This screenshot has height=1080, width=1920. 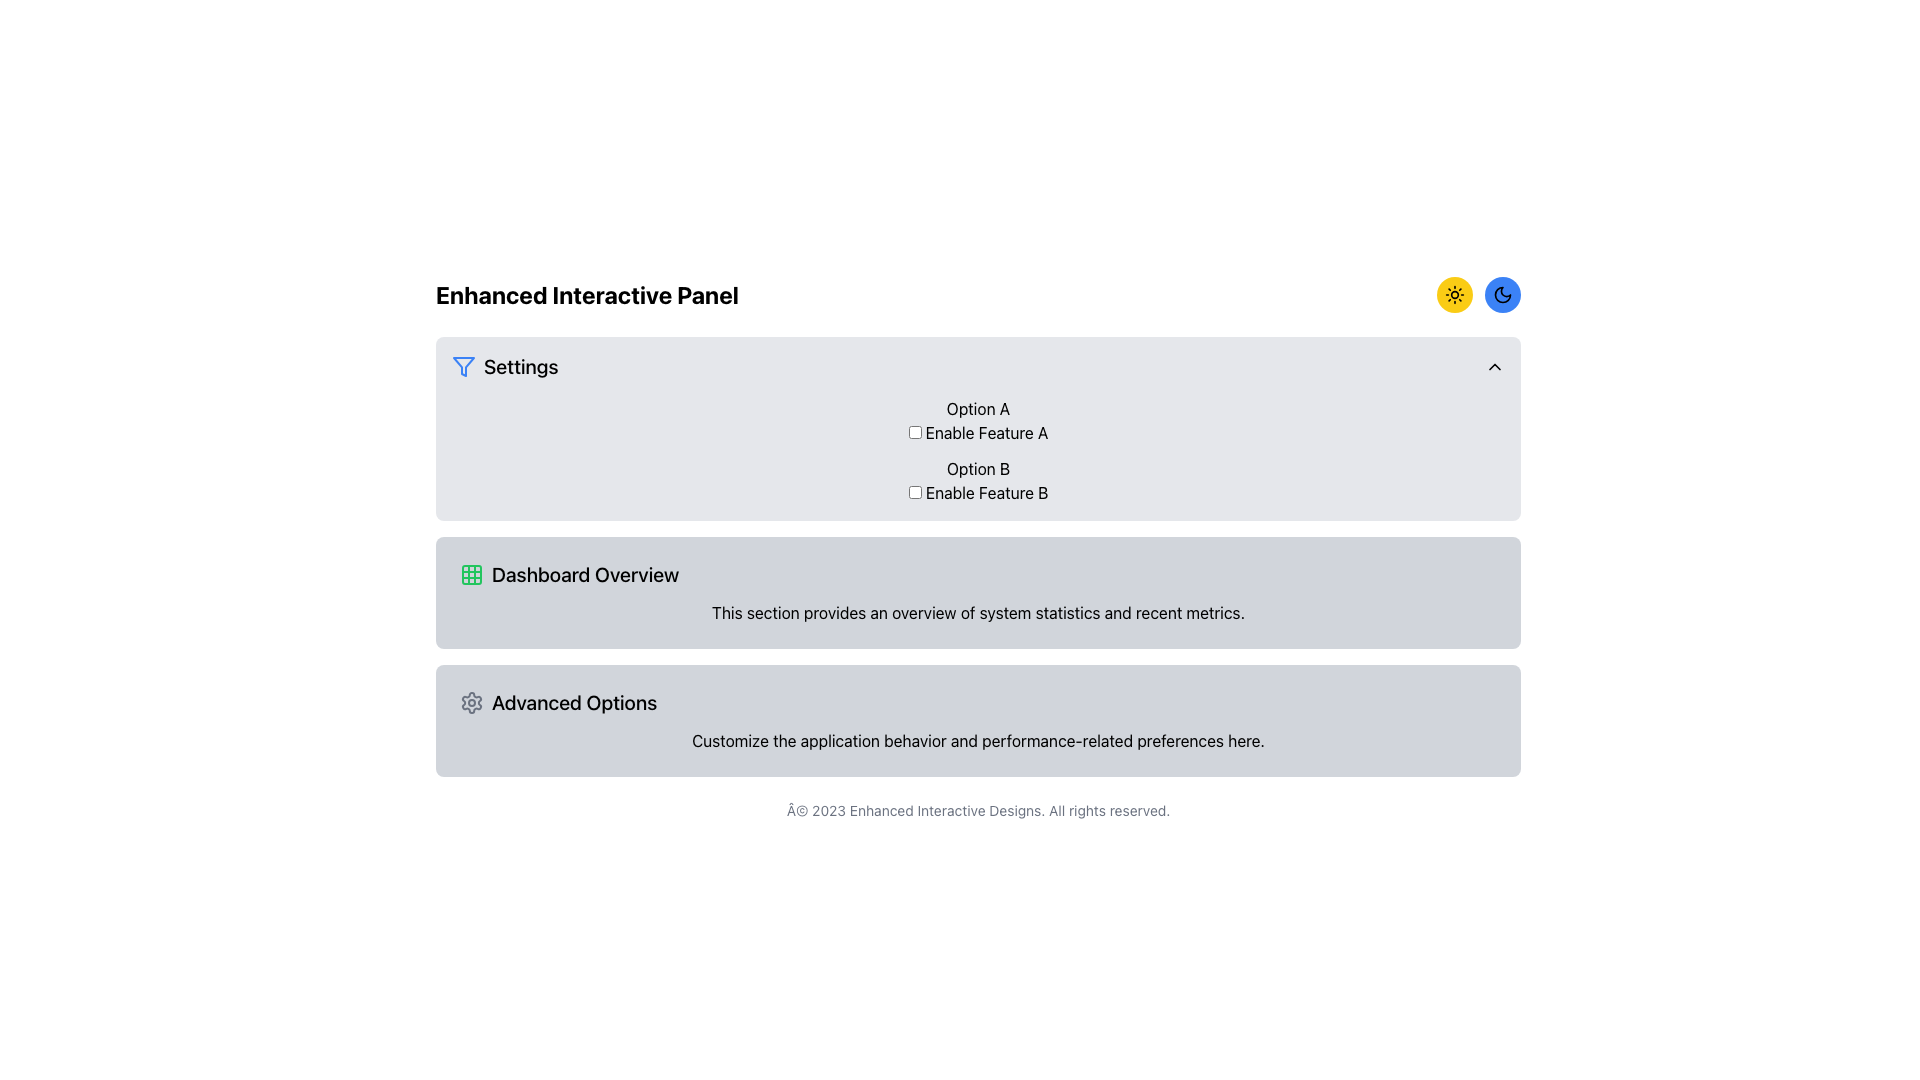 What do you see at coordinates (584, 574) in the screenshot?
I see `the Text Label that indicates the overview of the dashboard, located beneath the 'Settings' section and to the right of a green grid icon` at bounding box center [584, 574].